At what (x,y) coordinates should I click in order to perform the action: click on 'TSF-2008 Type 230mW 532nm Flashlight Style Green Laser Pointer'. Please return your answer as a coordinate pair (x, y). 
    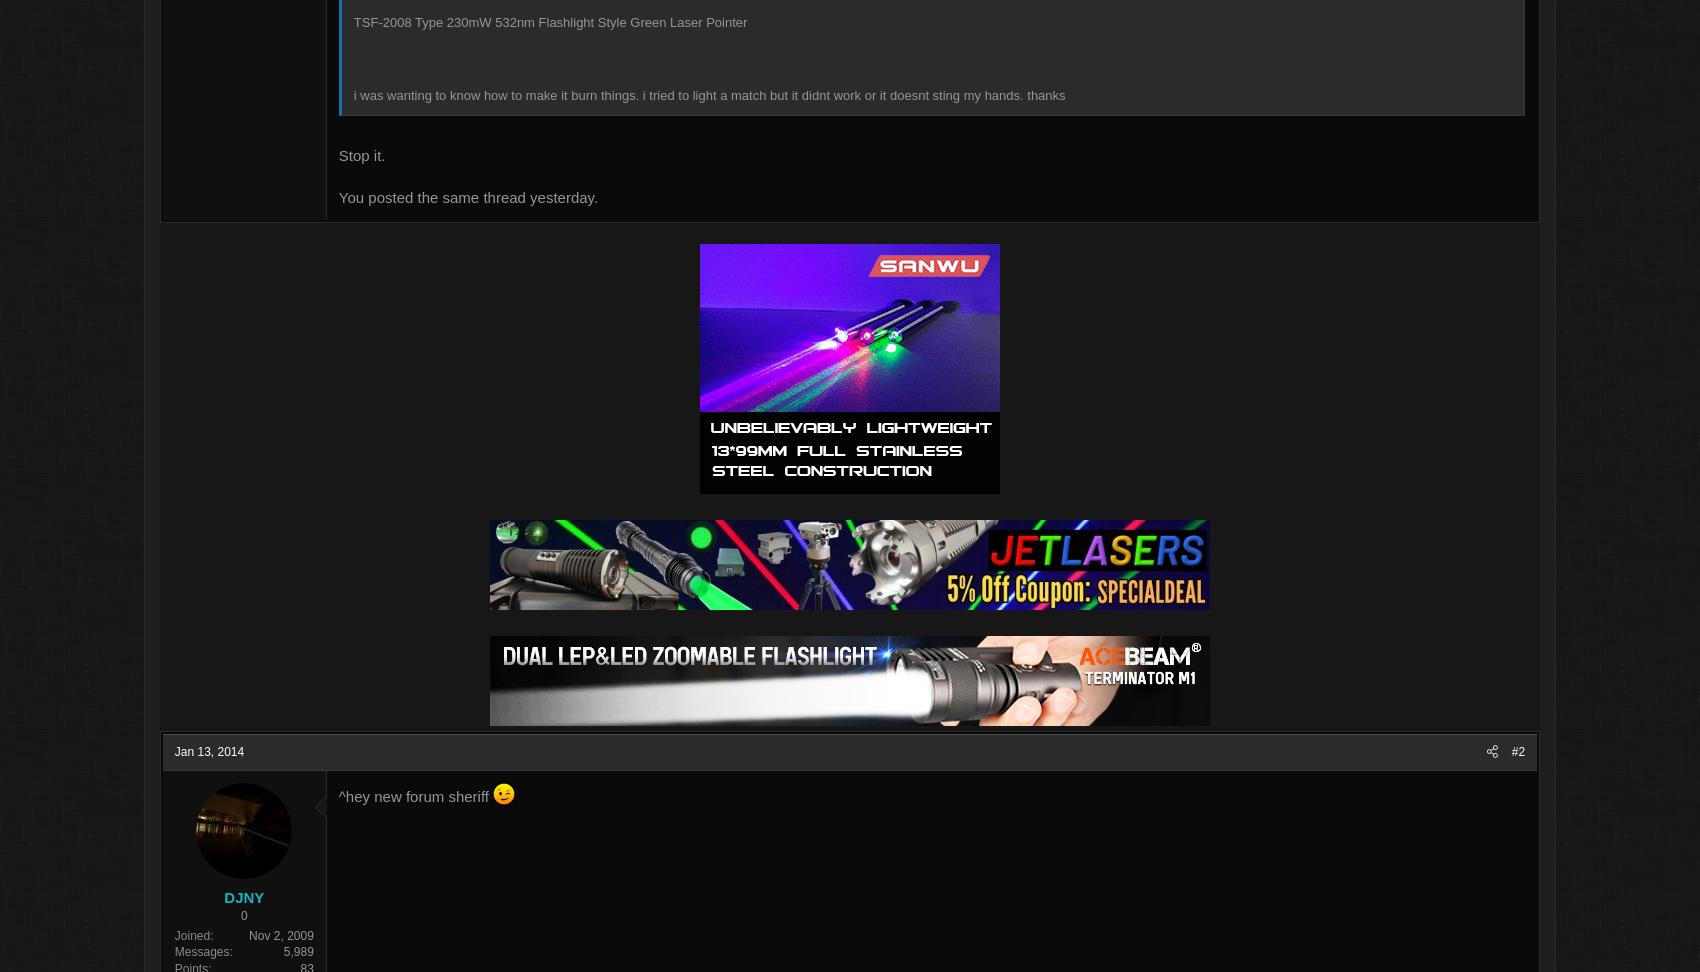
    Looking at the image, I should click on (658, 24).